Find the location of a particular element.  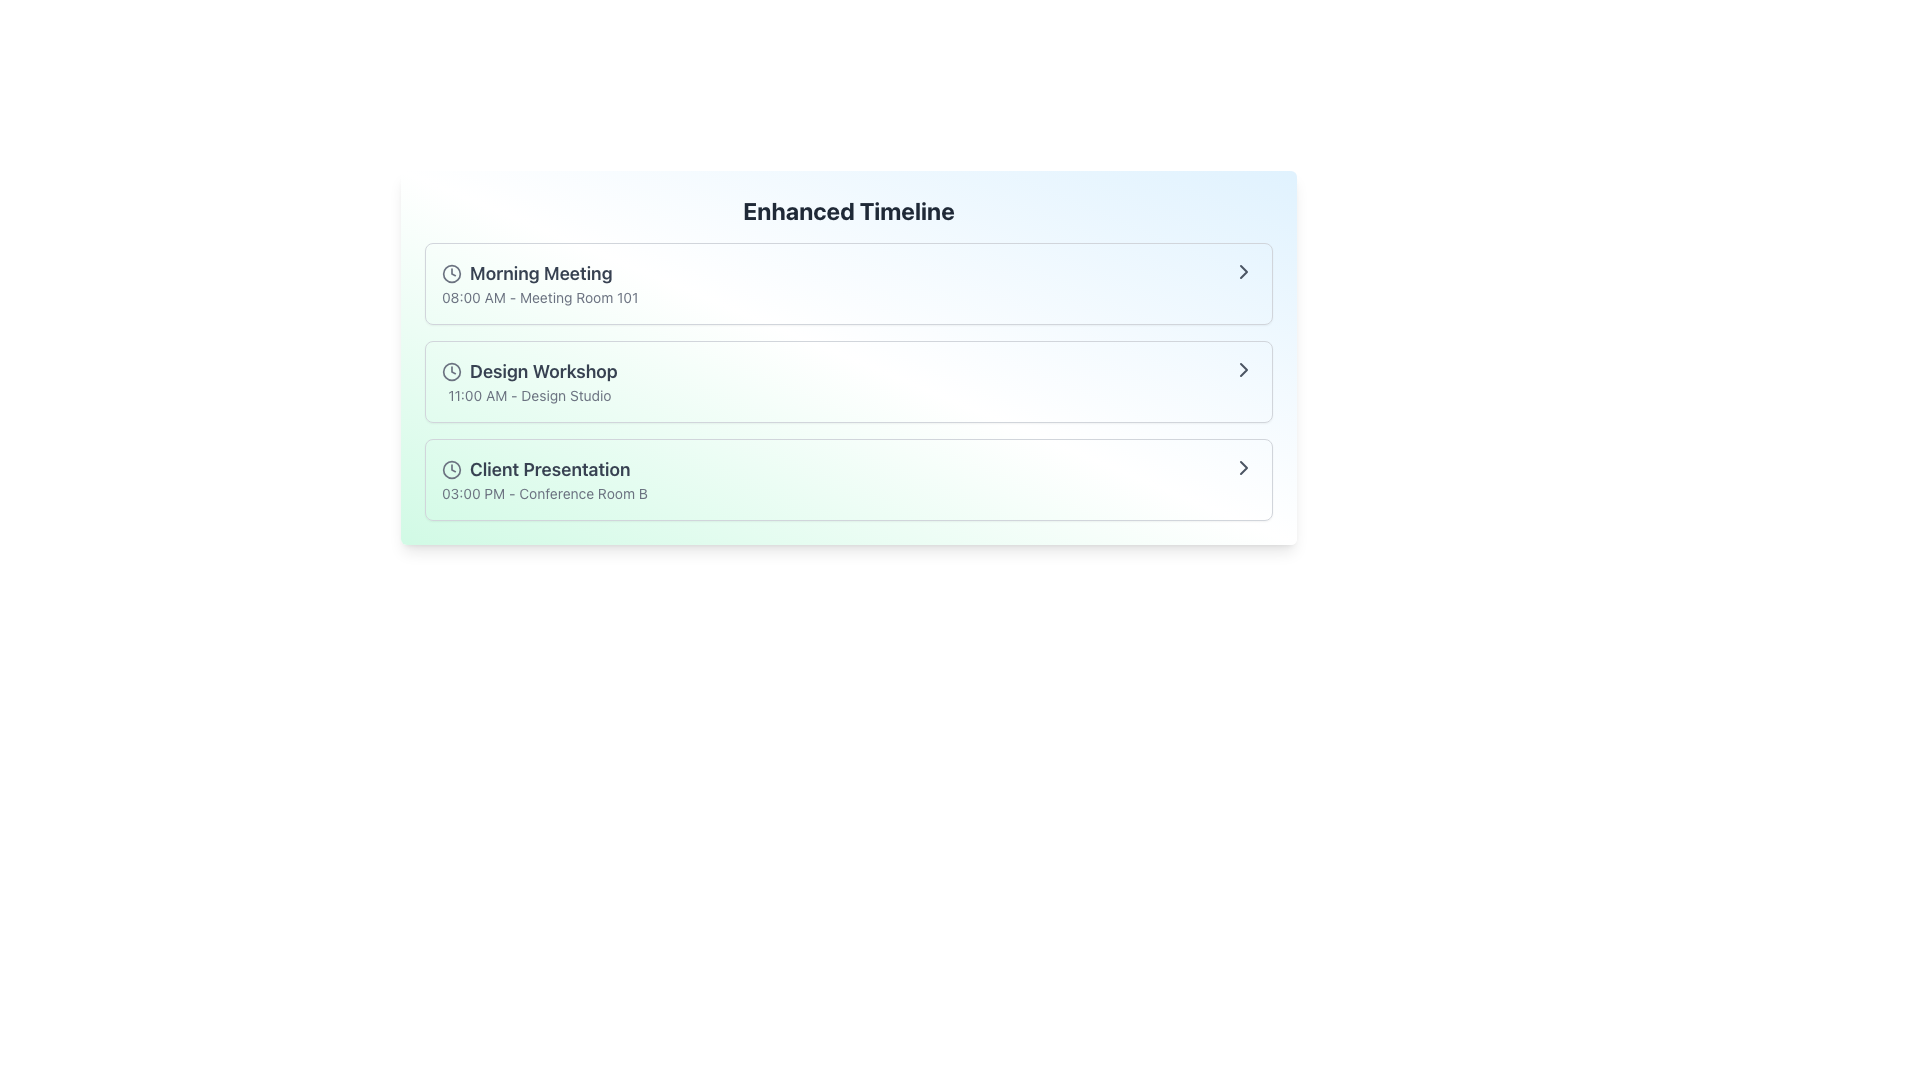

text label 'Design Workshop', which is styled with a bold font and located in the second entry of a structured timeline layout, above '11:00 AM - Design Studio' is located at coordinates (529, 371).